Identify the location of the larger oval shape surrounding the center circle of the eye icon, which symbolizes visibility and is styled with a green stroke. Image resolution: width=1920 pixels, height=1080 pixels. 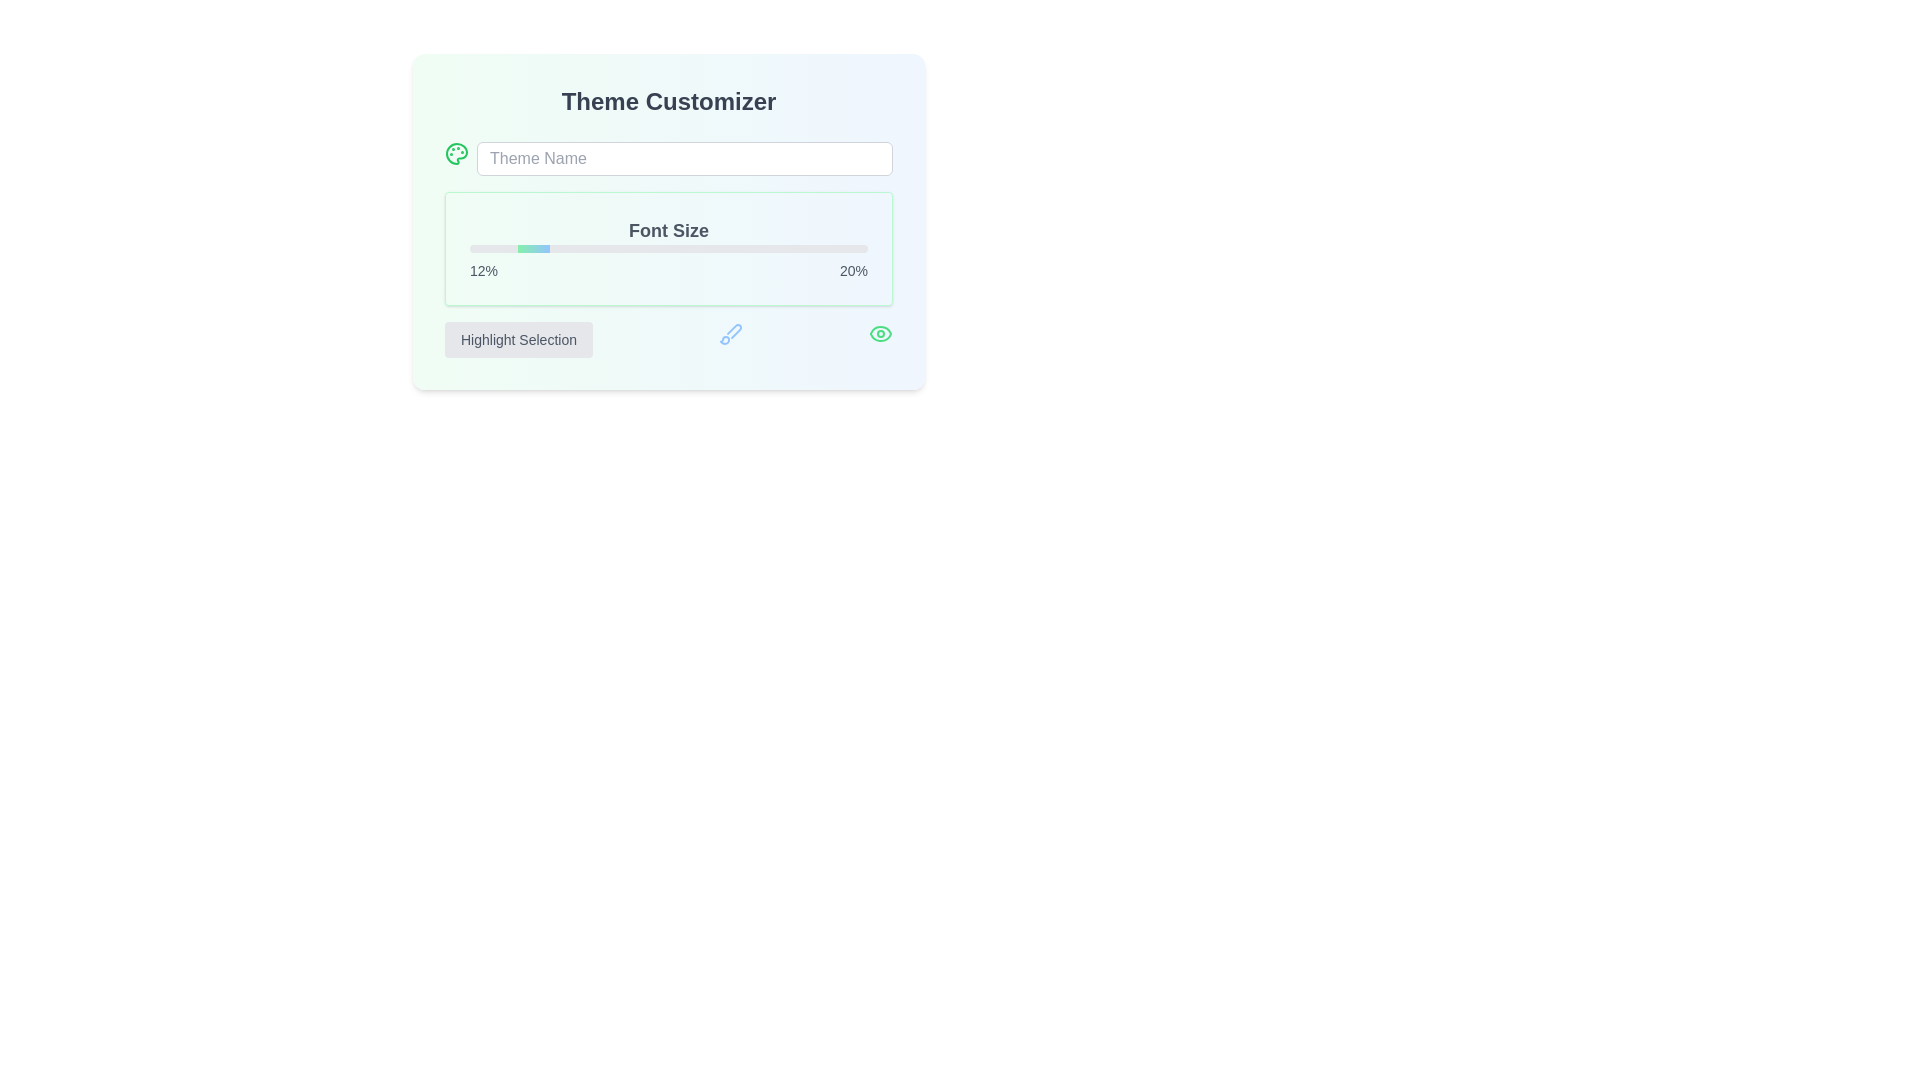
(880, 333).